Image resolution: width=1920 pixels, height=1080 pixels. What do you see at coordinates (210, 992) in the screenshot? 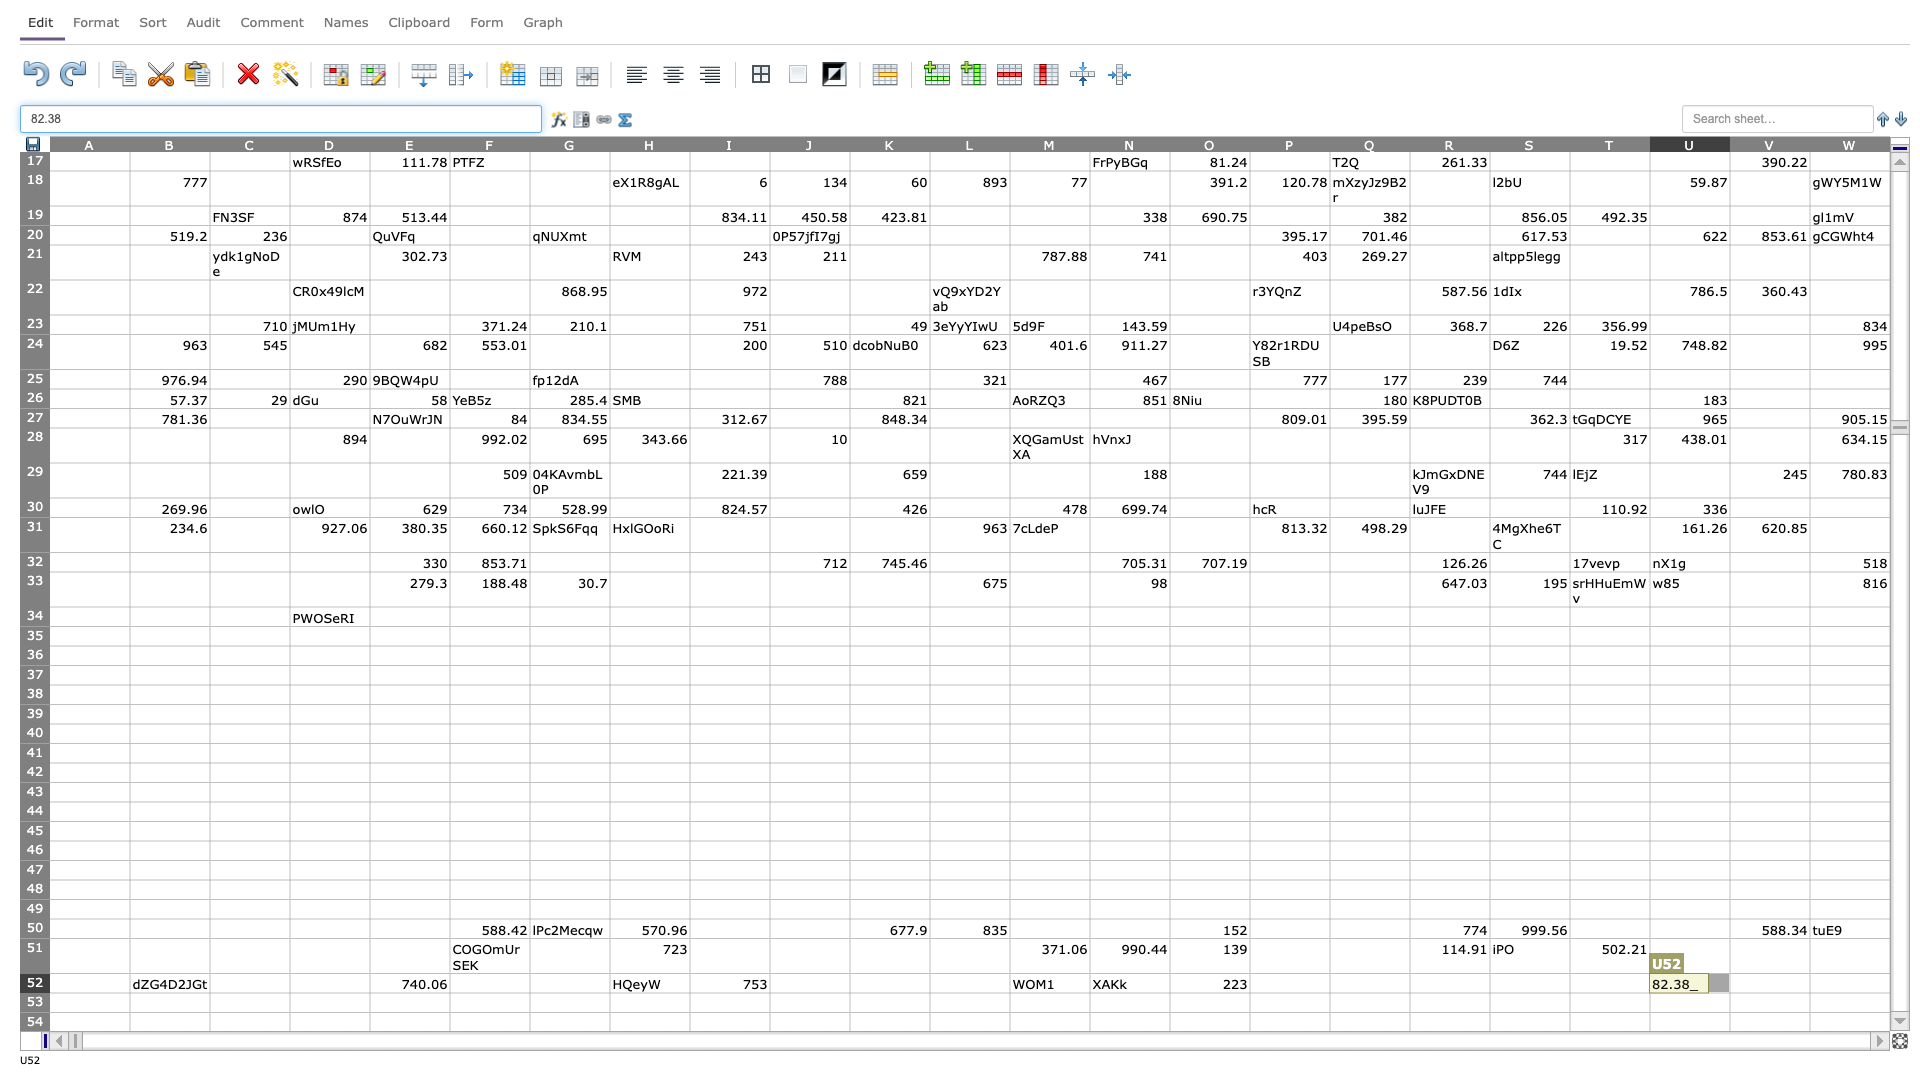
I see `top left at column C row 53` at bounding box center [210, 992].